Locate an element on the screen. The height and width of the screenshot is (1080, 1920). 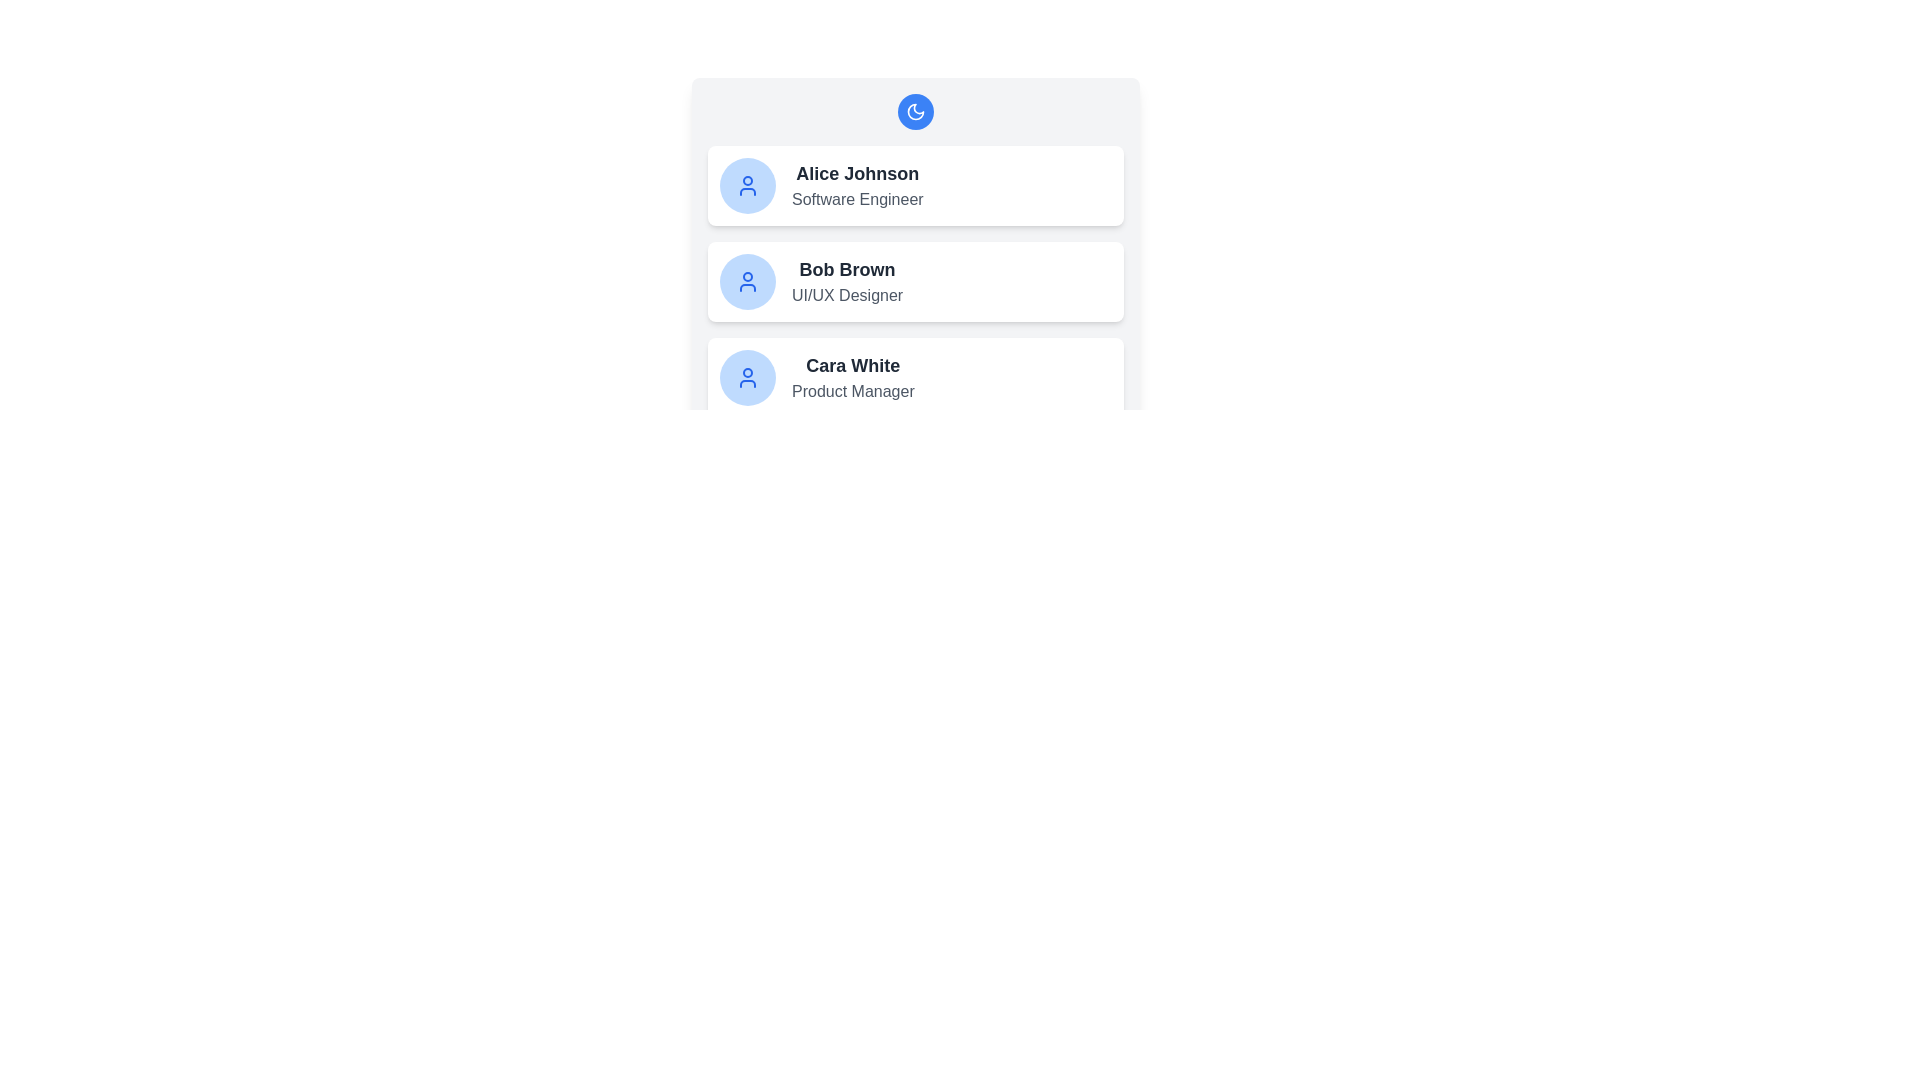
the graphical icon representing the user 'Alice Johnson' in the uppermost card of the vertical list is located at coordinates (747, 185).